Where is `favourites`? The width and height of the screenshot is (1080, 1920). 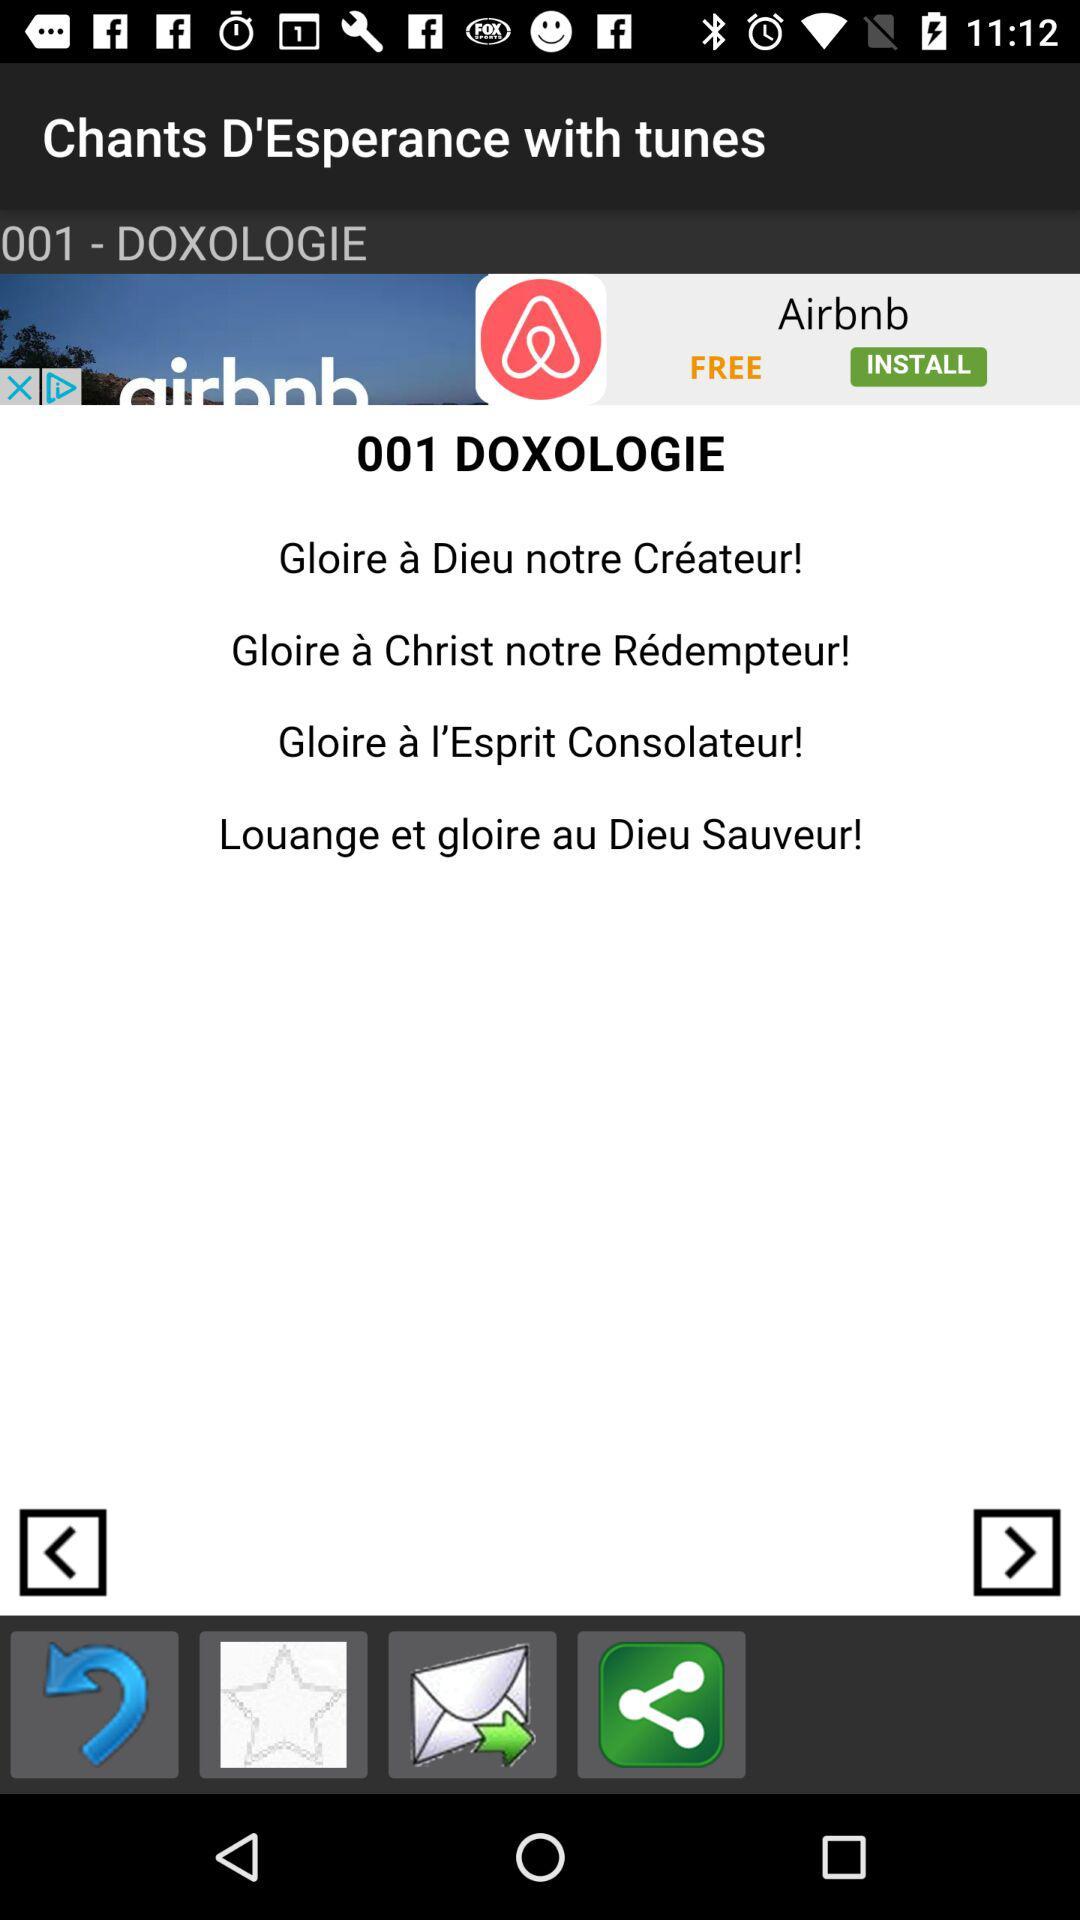
favourites is located at coordinates (283, 1703).